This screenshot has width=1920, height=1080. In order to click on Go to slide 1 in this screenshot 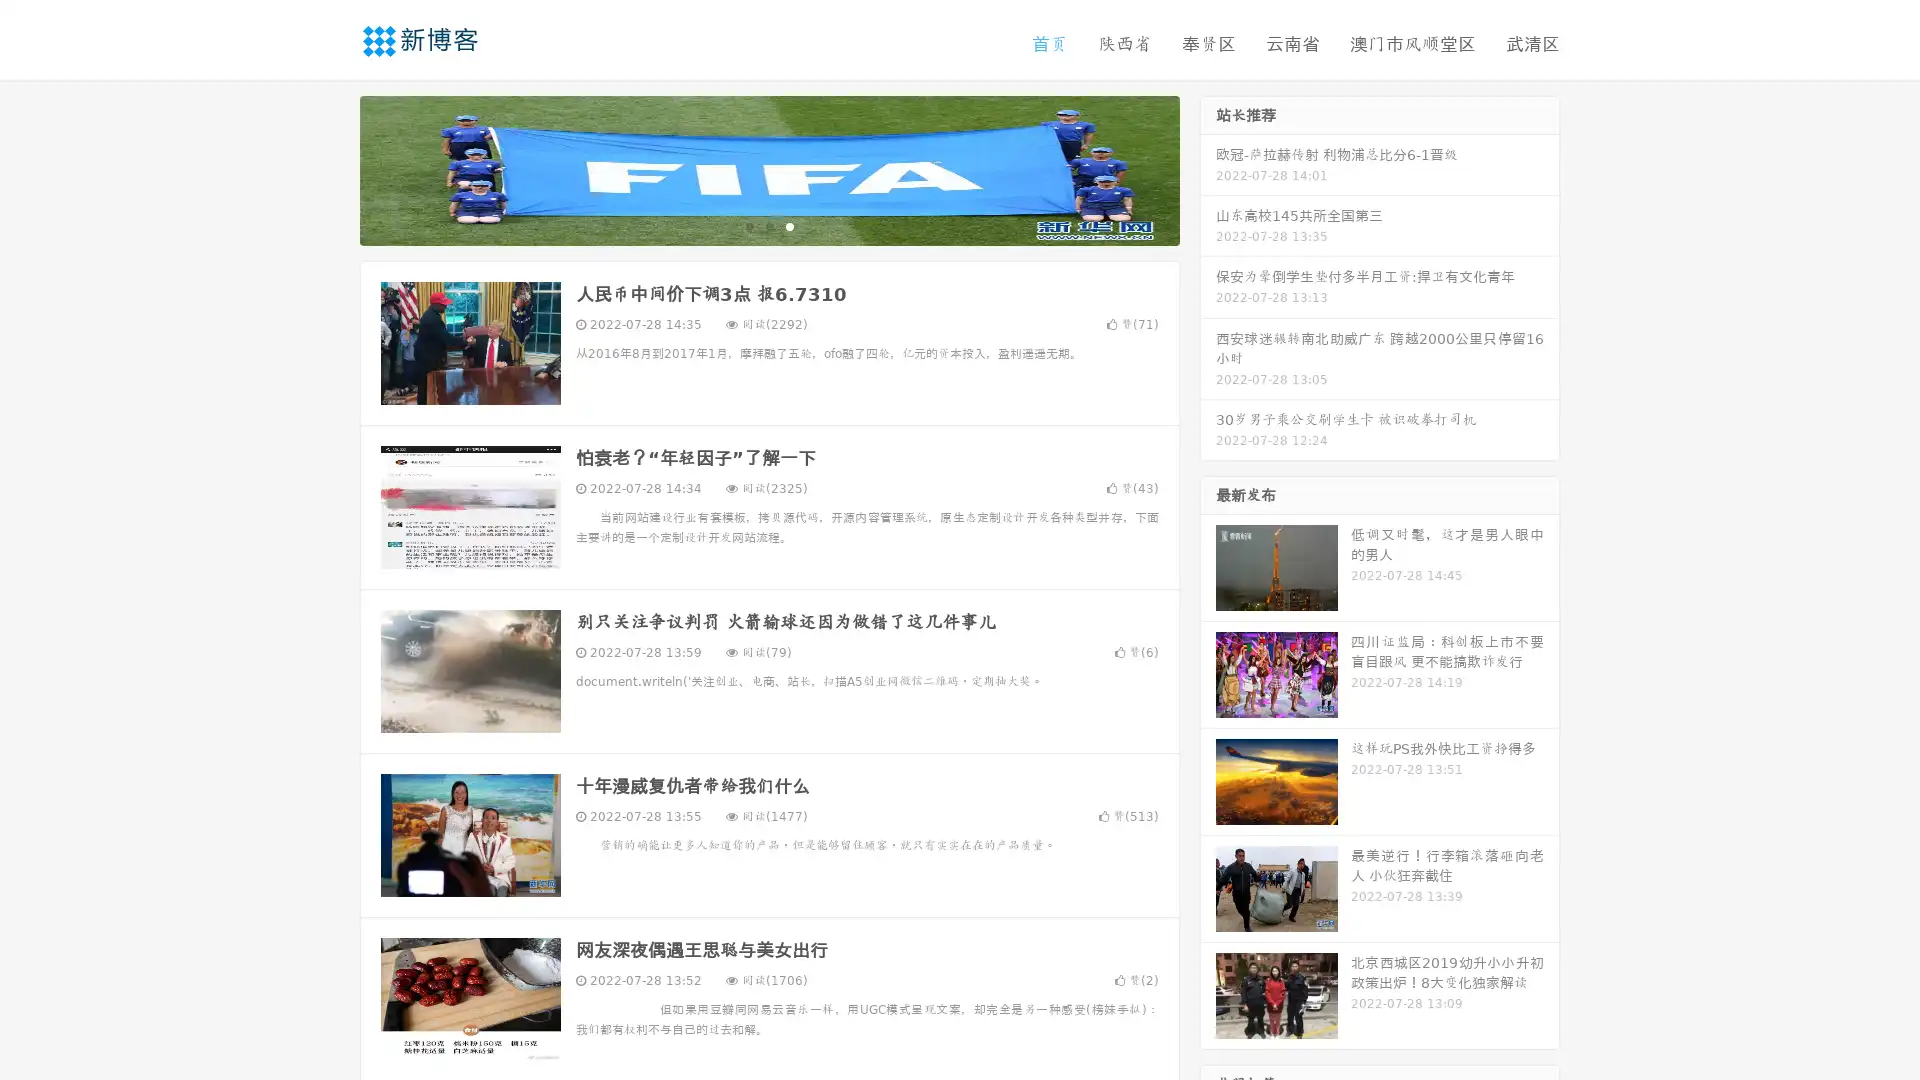, I will do `click(748, 225)`.